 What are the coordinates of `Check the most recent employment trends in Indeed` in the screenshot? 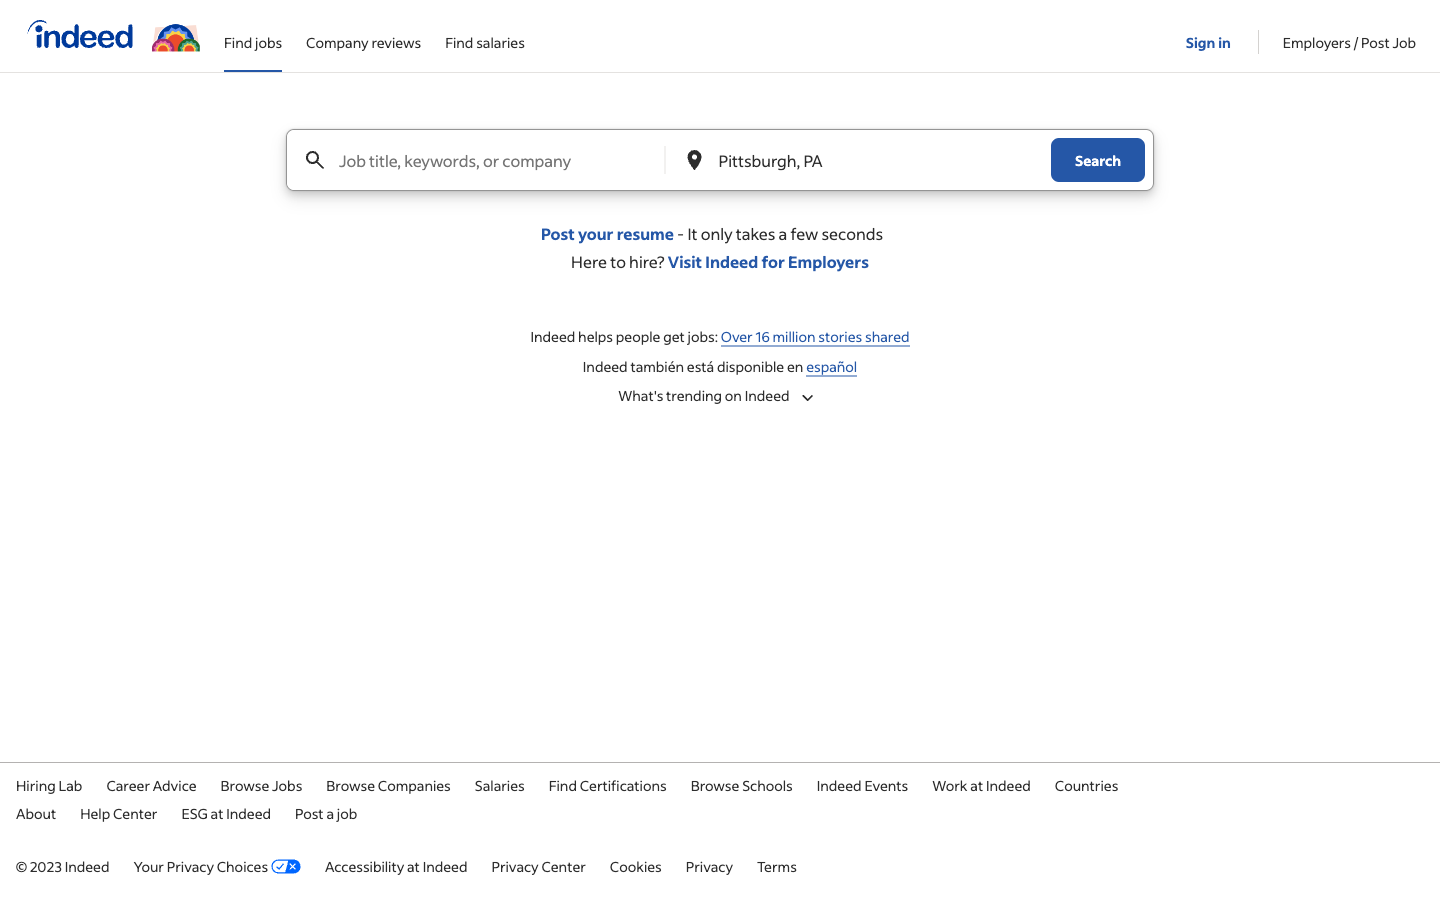 It's located at (720, 395).